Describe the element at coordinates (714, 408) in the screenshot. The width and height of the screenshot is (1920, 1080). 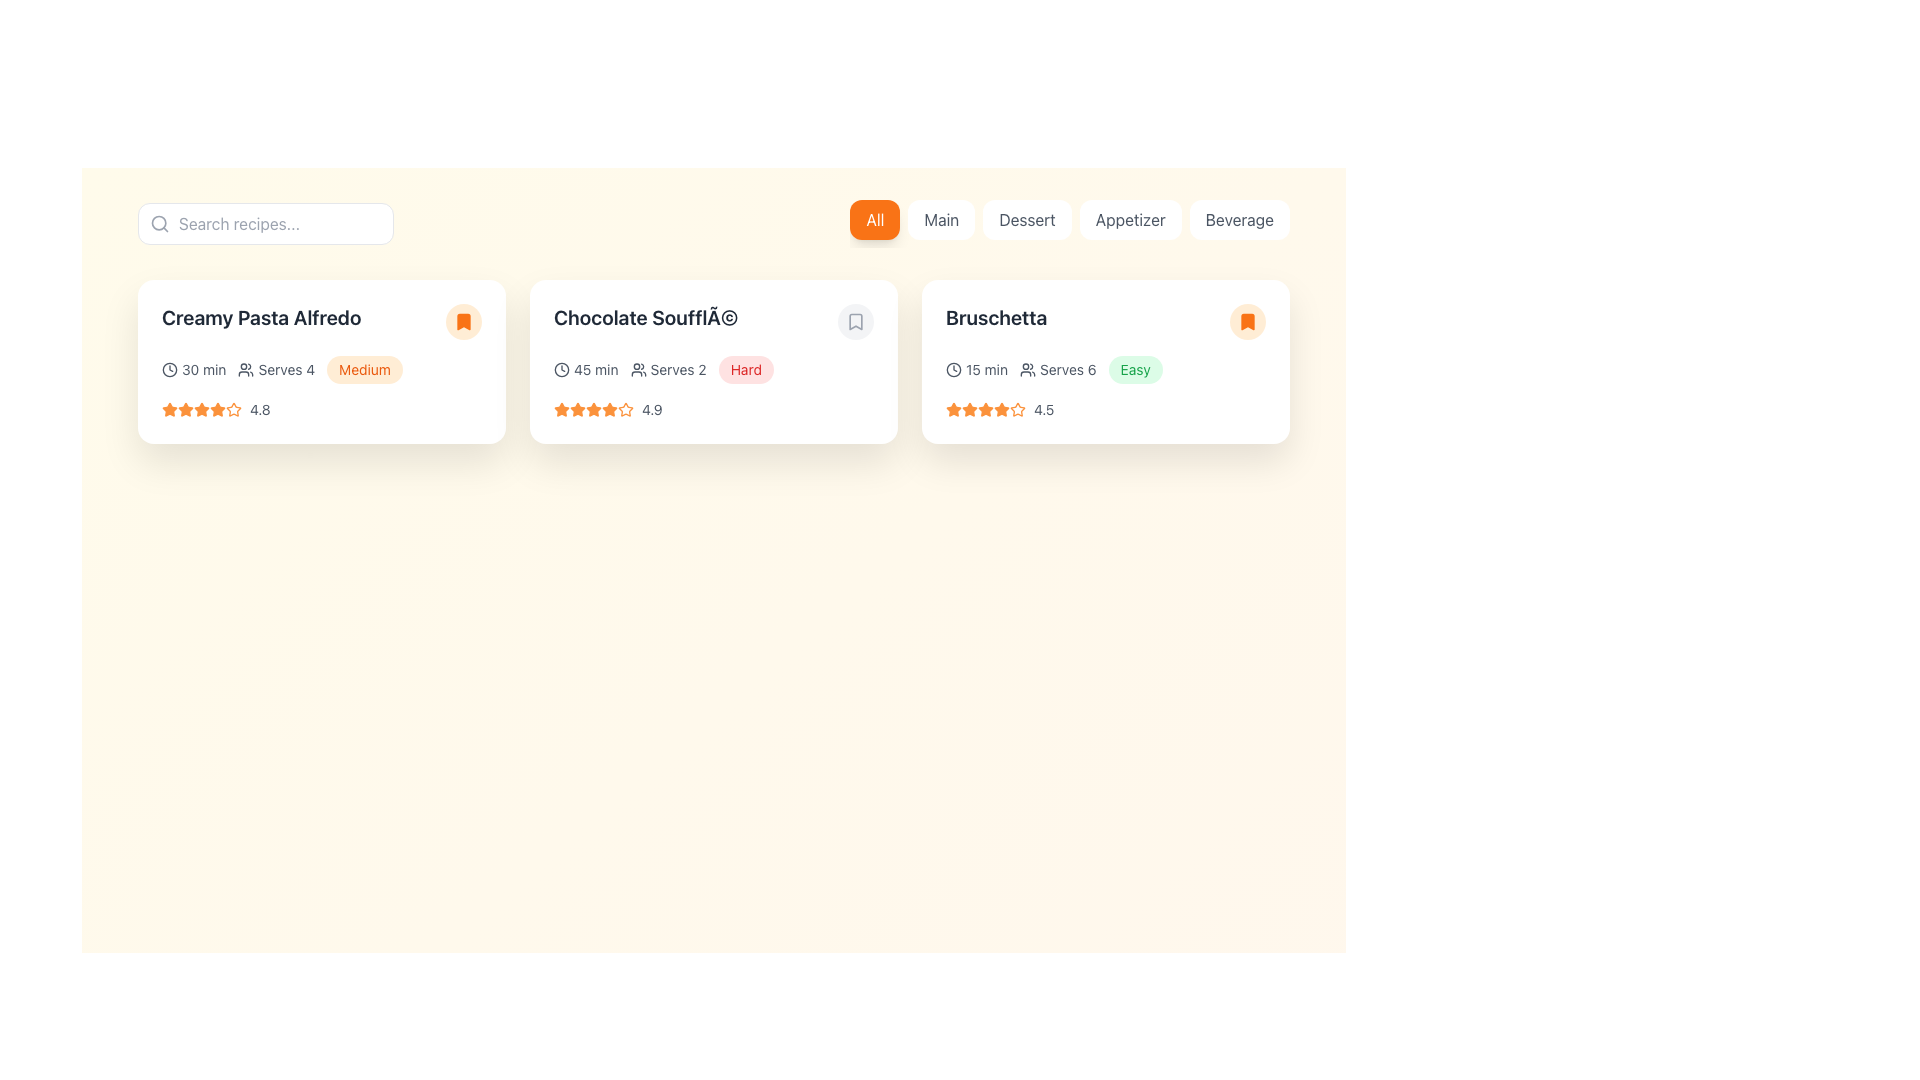
I see `the 4.9-star rating display for 'Chocolate Soufflé', which is visually represented by orange stars and a numeric rating, located at the bottom section of the card` at that location.